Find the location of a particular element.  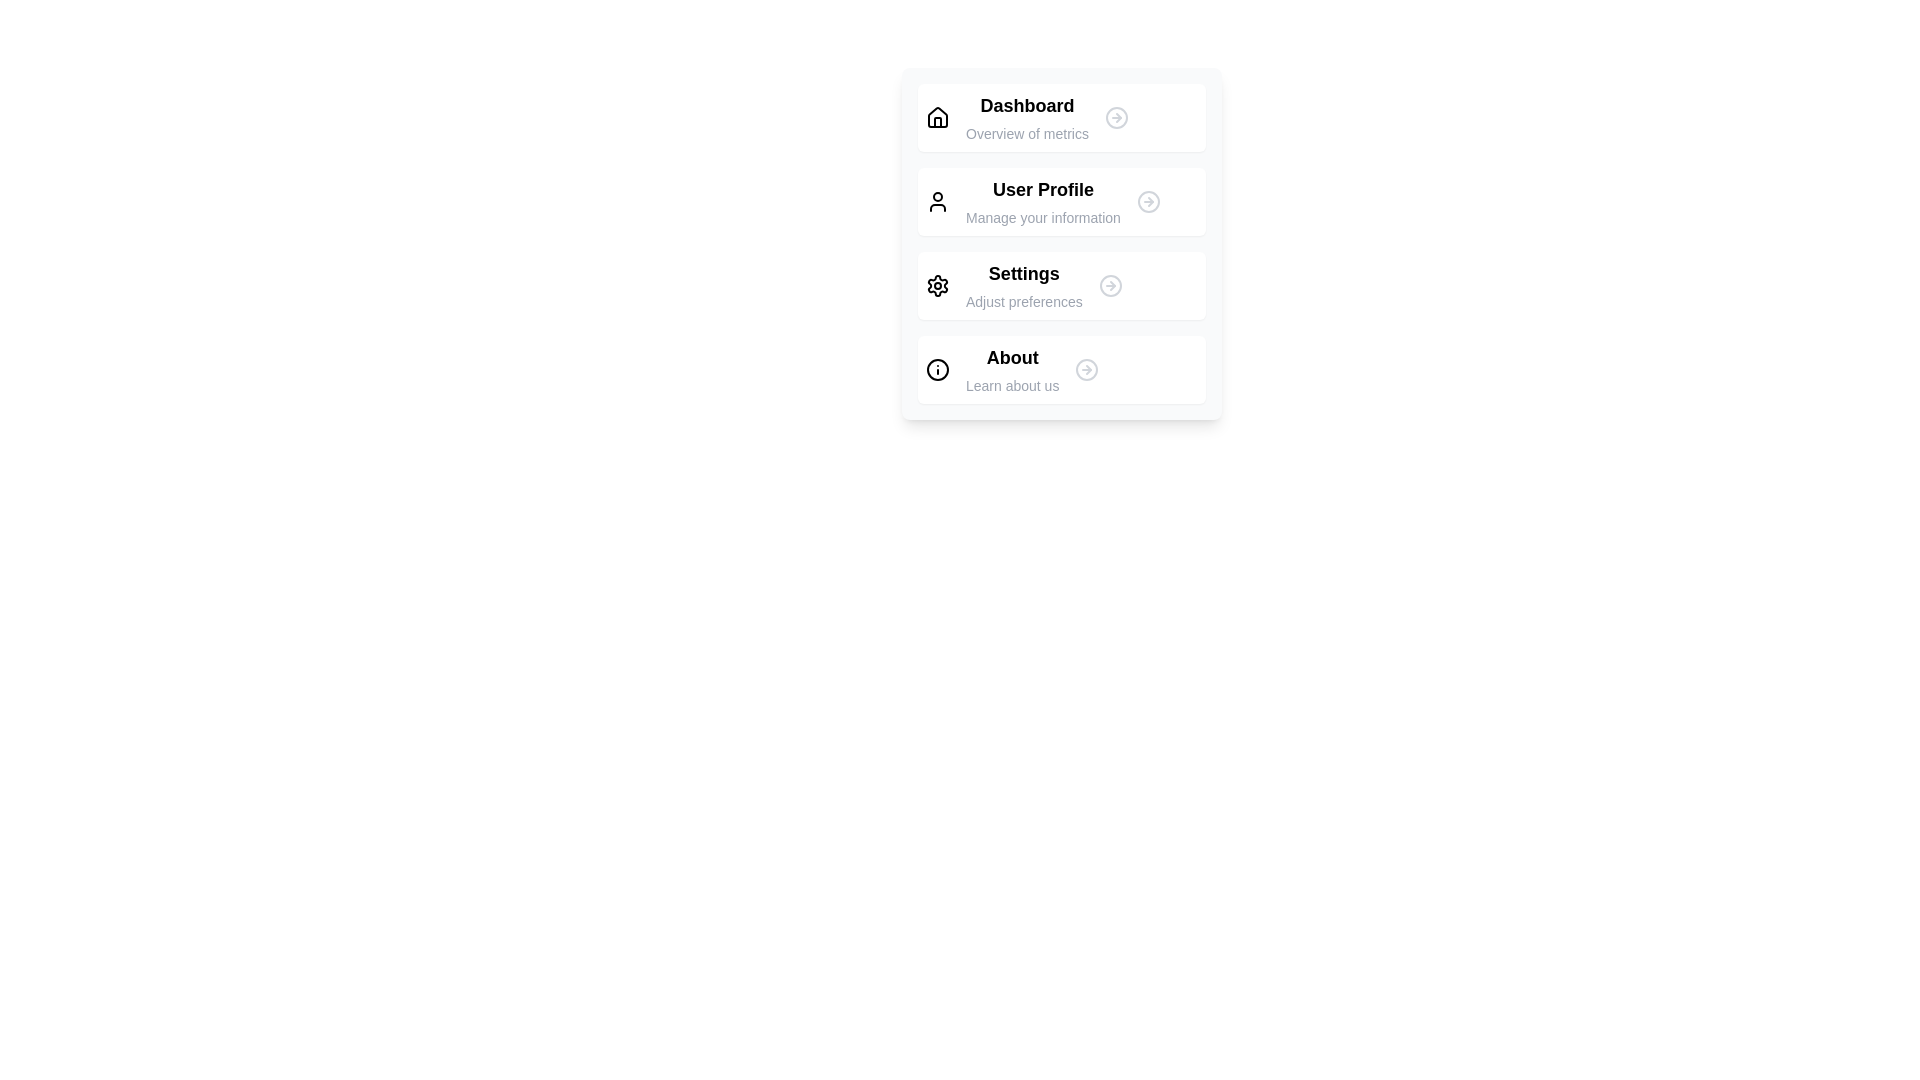

the 'Settings' icon, which is located to the left of the 'Settings' menu item in the vertical list of options is located at coordinates (936, 285).